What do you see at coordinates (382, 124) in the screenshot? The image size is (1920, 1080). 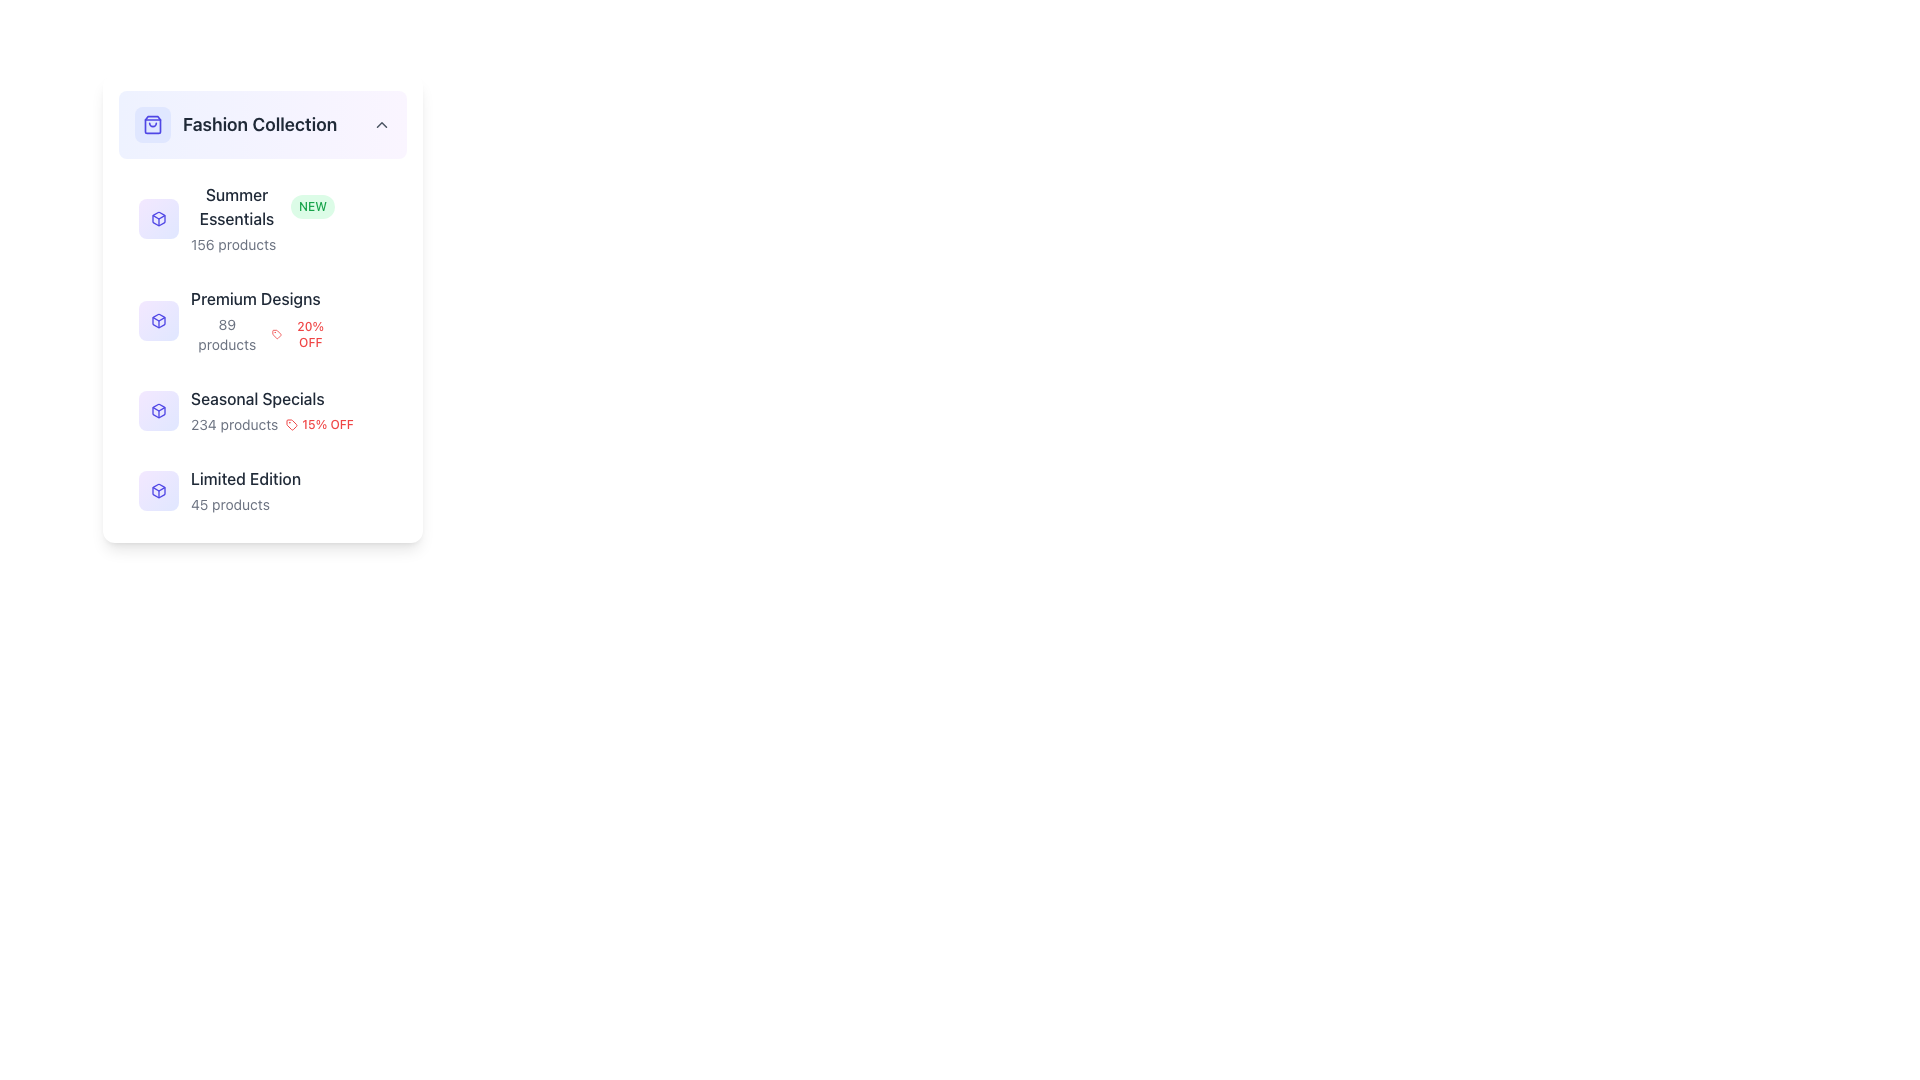 I see `the dropdown toggle icon located to the right of the 'Fashion Collection' header` at bounding box center [382, 124].